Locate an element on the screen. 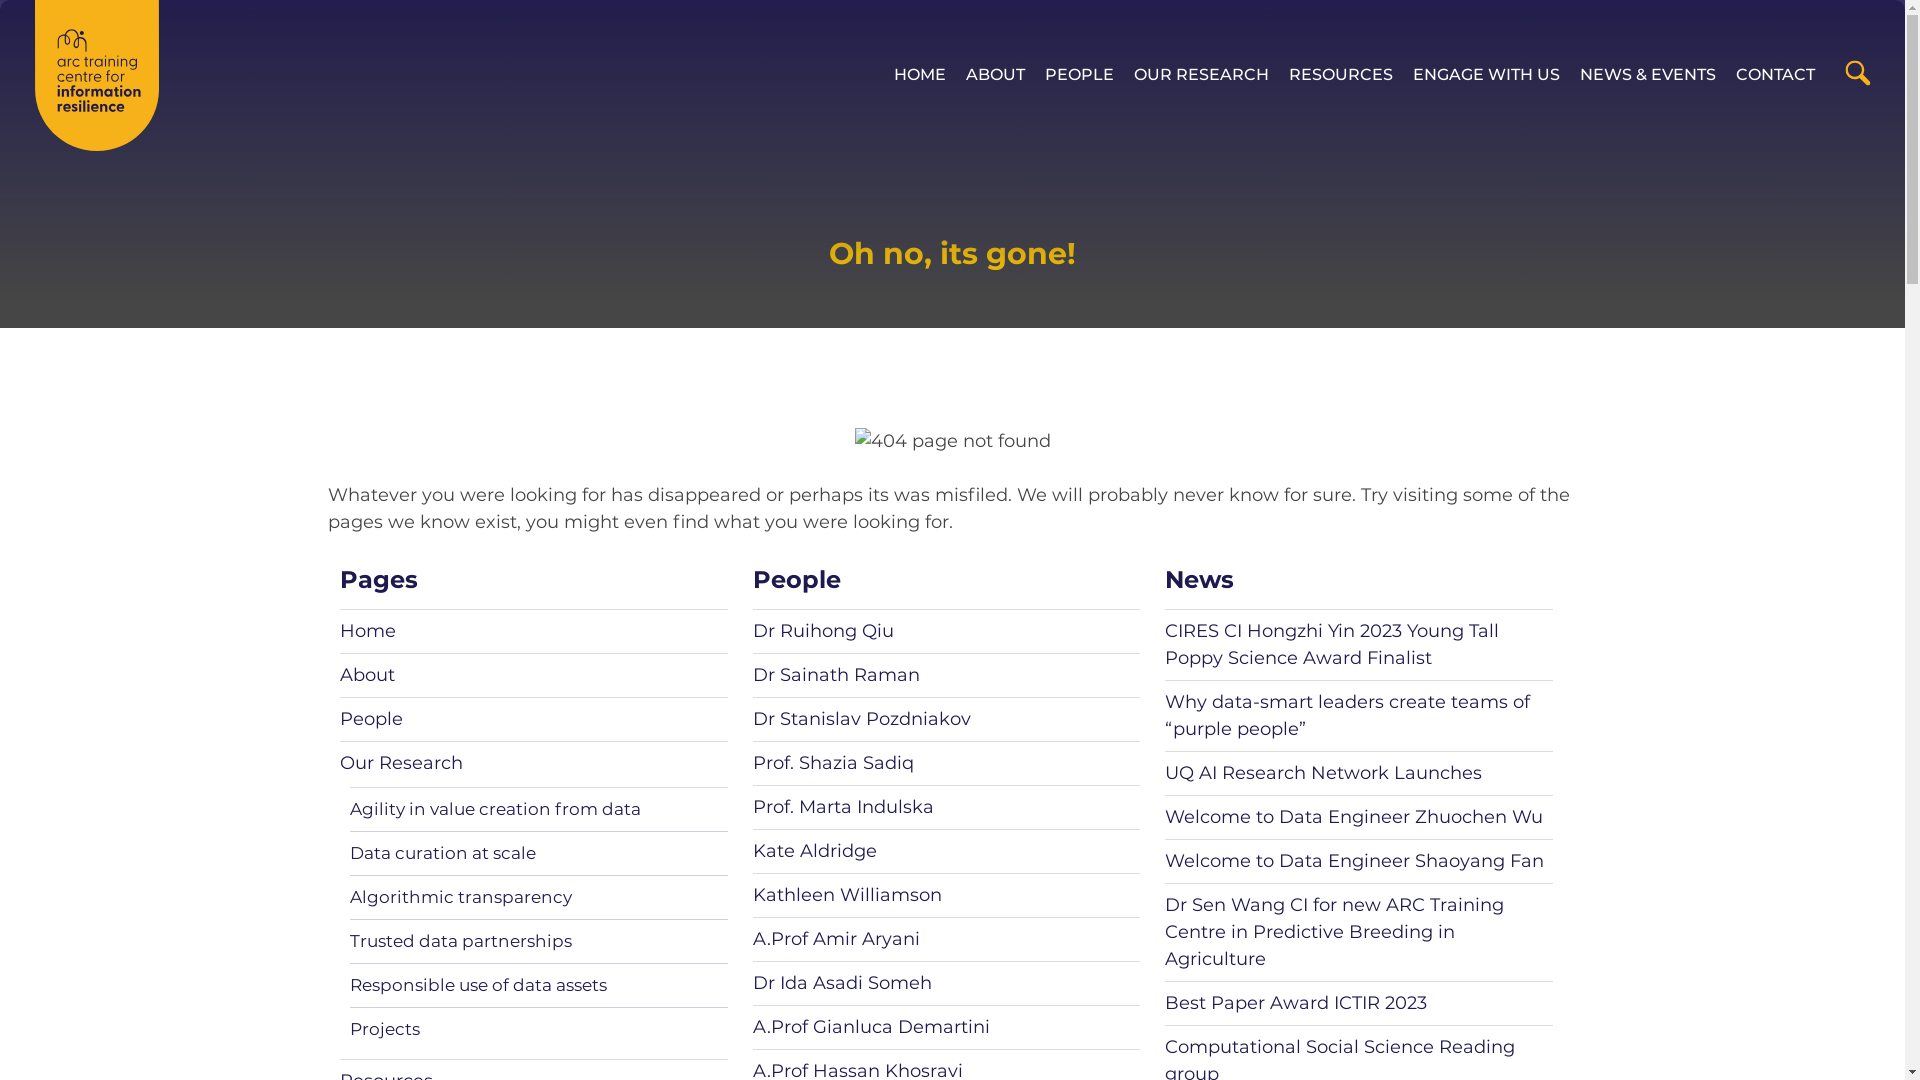 The image size is (1920, 1080). 'Dr Sainath Raman' is located at coordinates (835, 675).